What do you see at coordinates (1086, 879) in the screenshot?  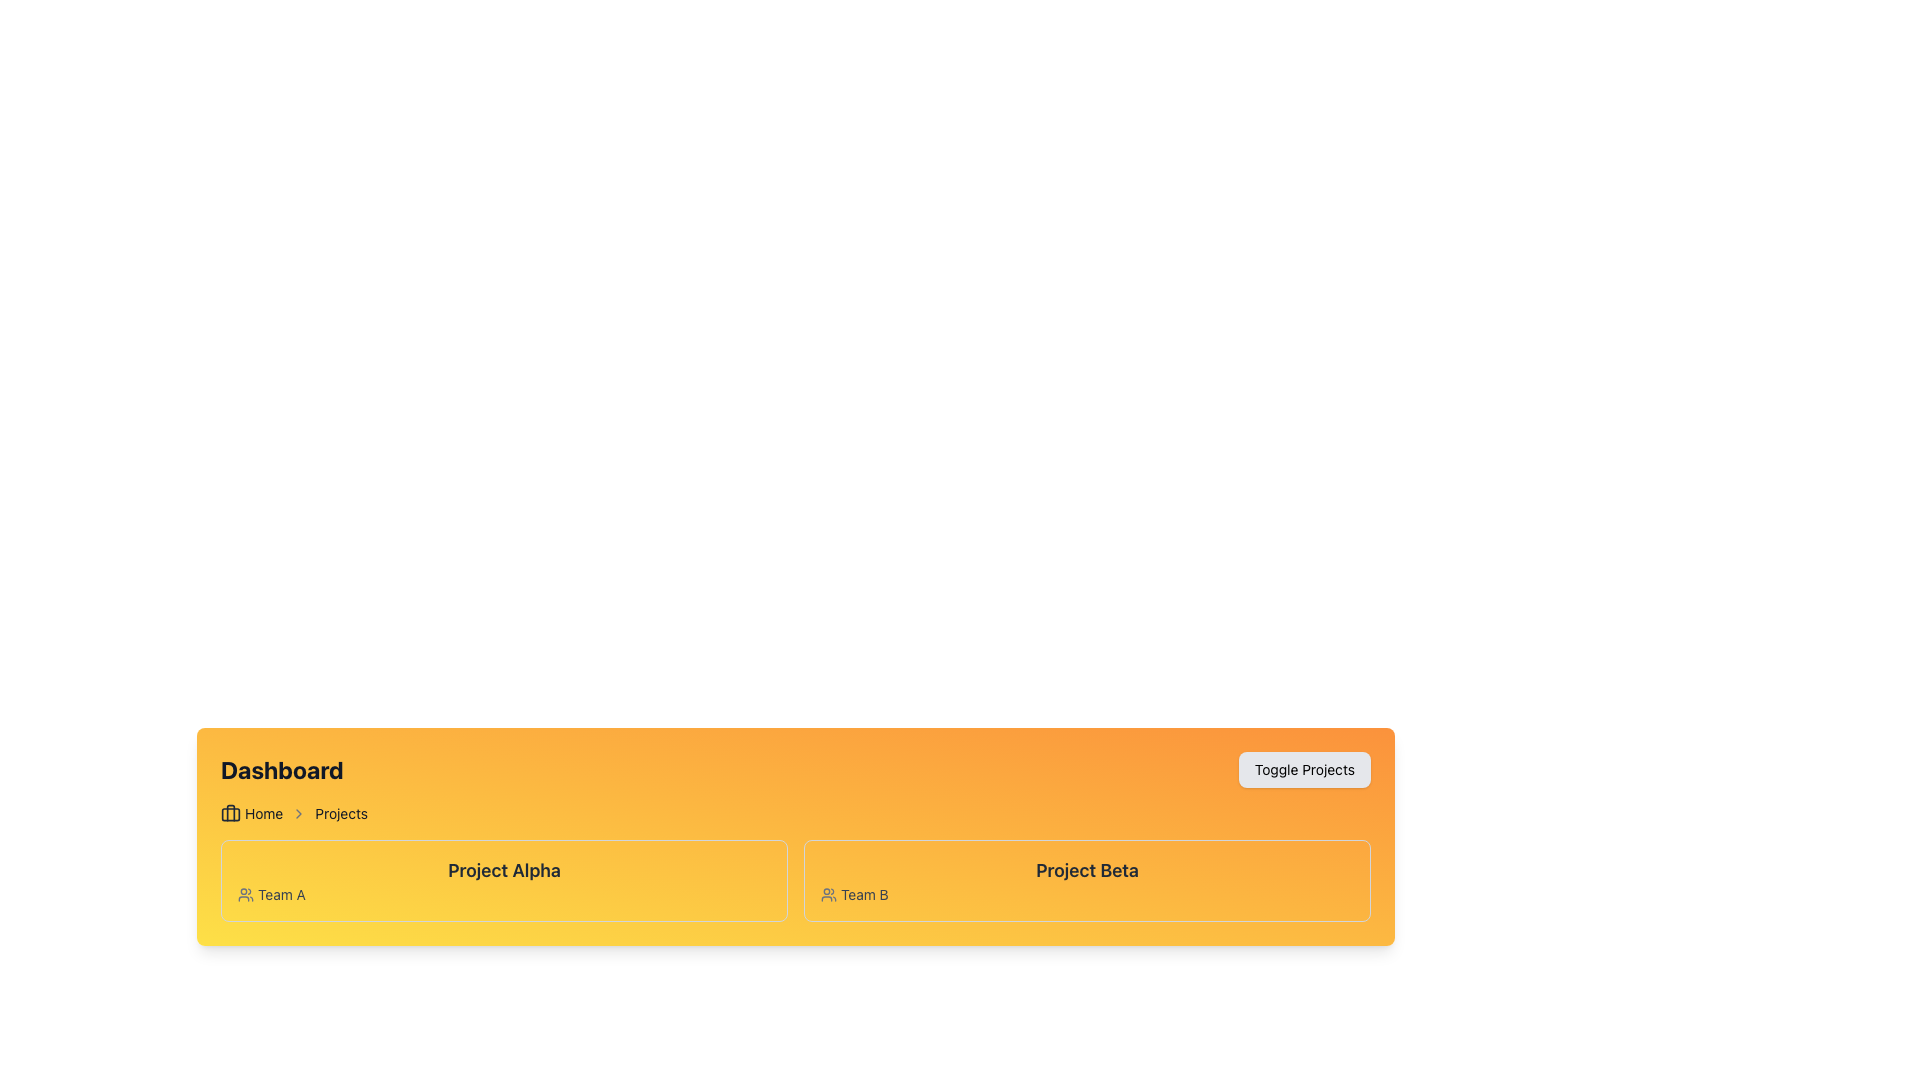 I see `the Card component representing 'Project Beta' associated with 'Team B' in the project dashboard interface` at bounding box center [1086, 879].